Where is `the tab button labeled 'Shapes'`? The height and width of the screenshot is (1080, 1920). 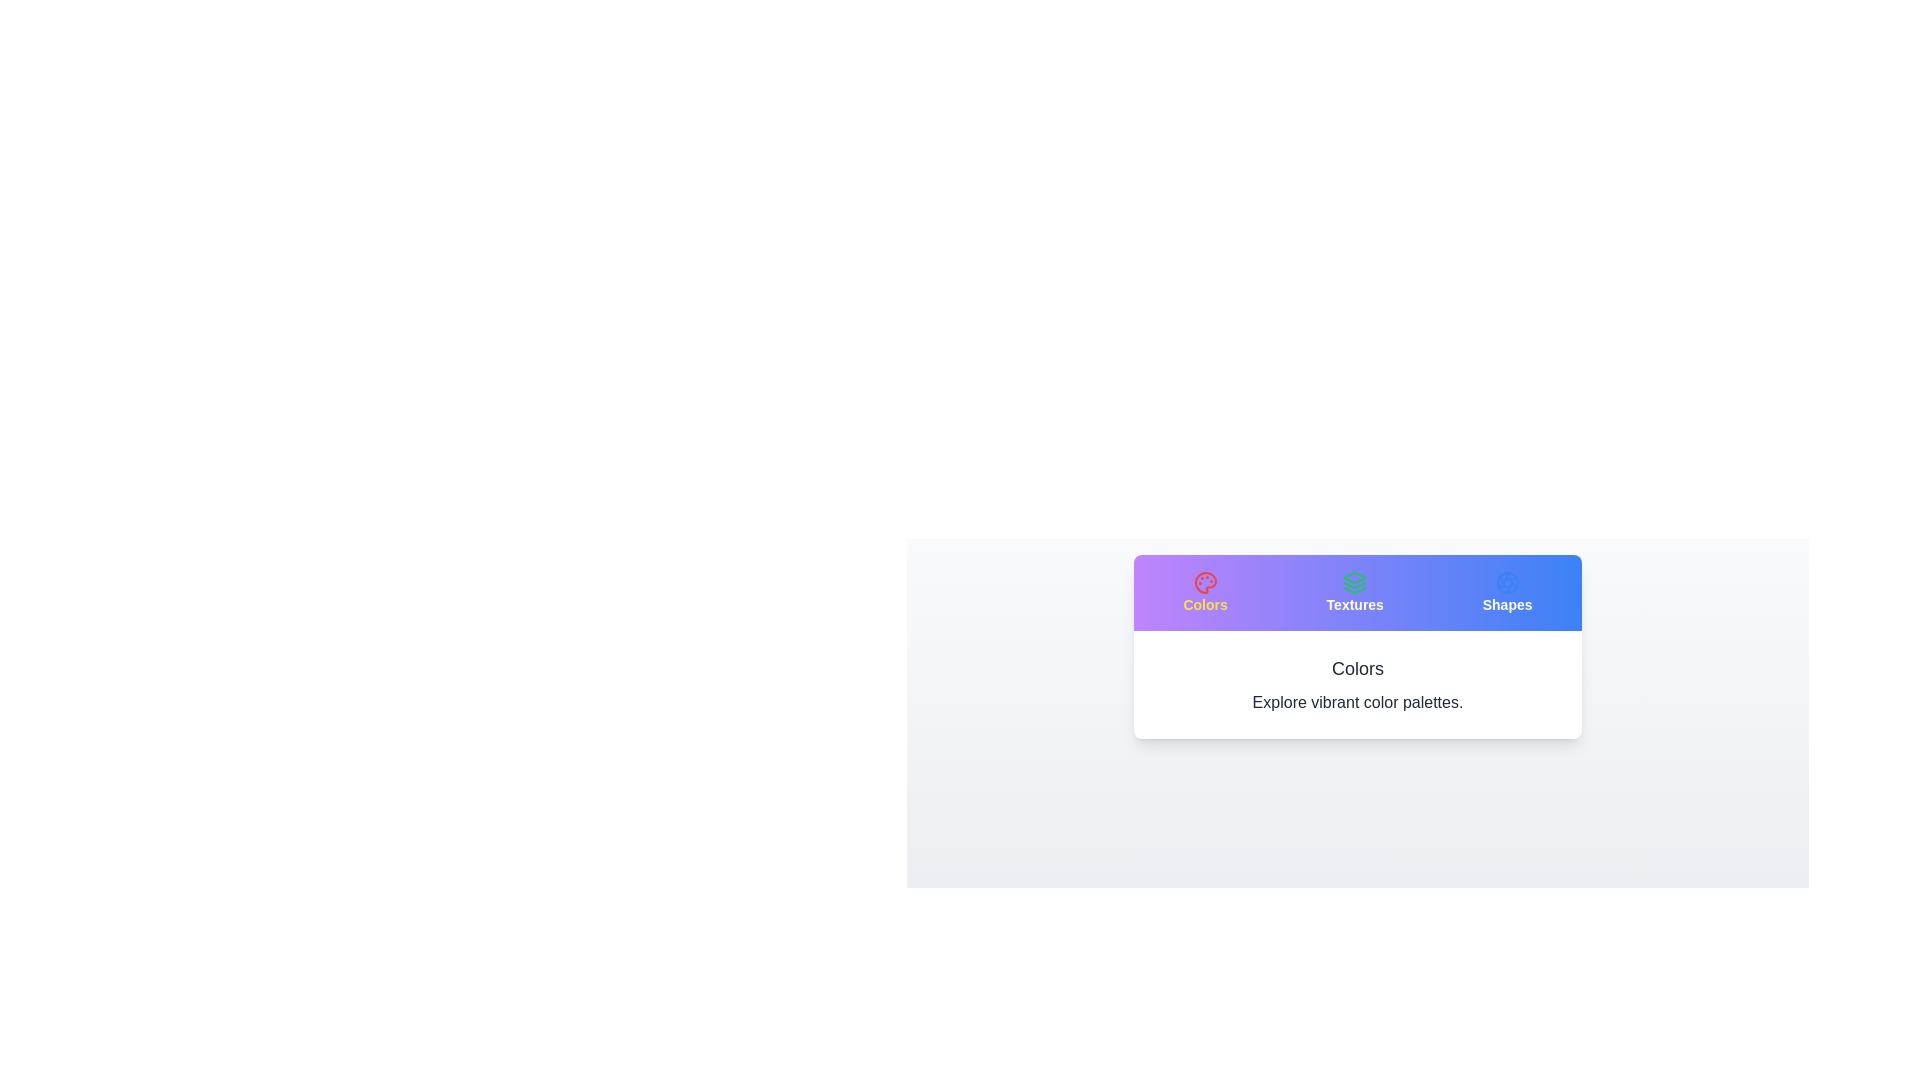
the tab button labeled 'Shapes' is located at coordinates (1507, 592).